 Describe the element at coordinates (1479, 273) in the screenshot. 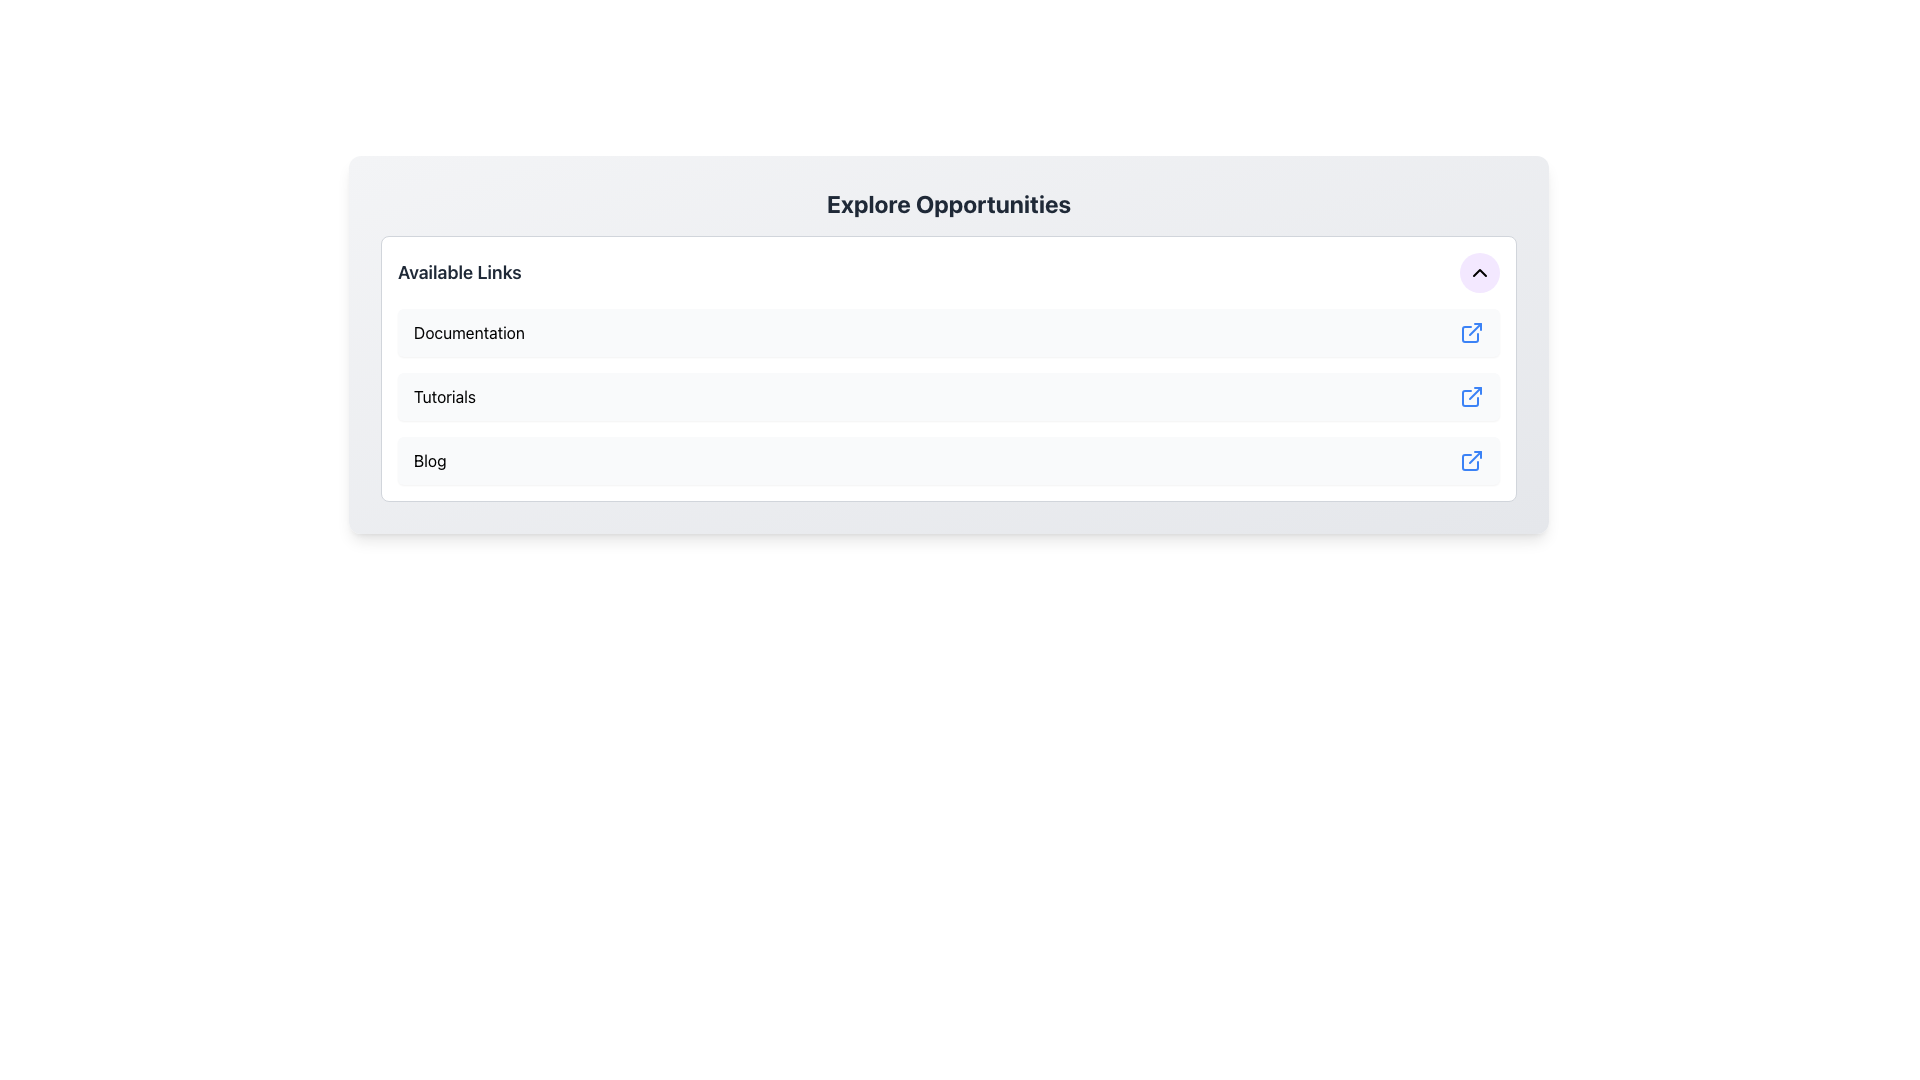

I see `the toggle icon in the circular, purple-highlighted button at the top-right corner of the 'Available Links' card` at that location.